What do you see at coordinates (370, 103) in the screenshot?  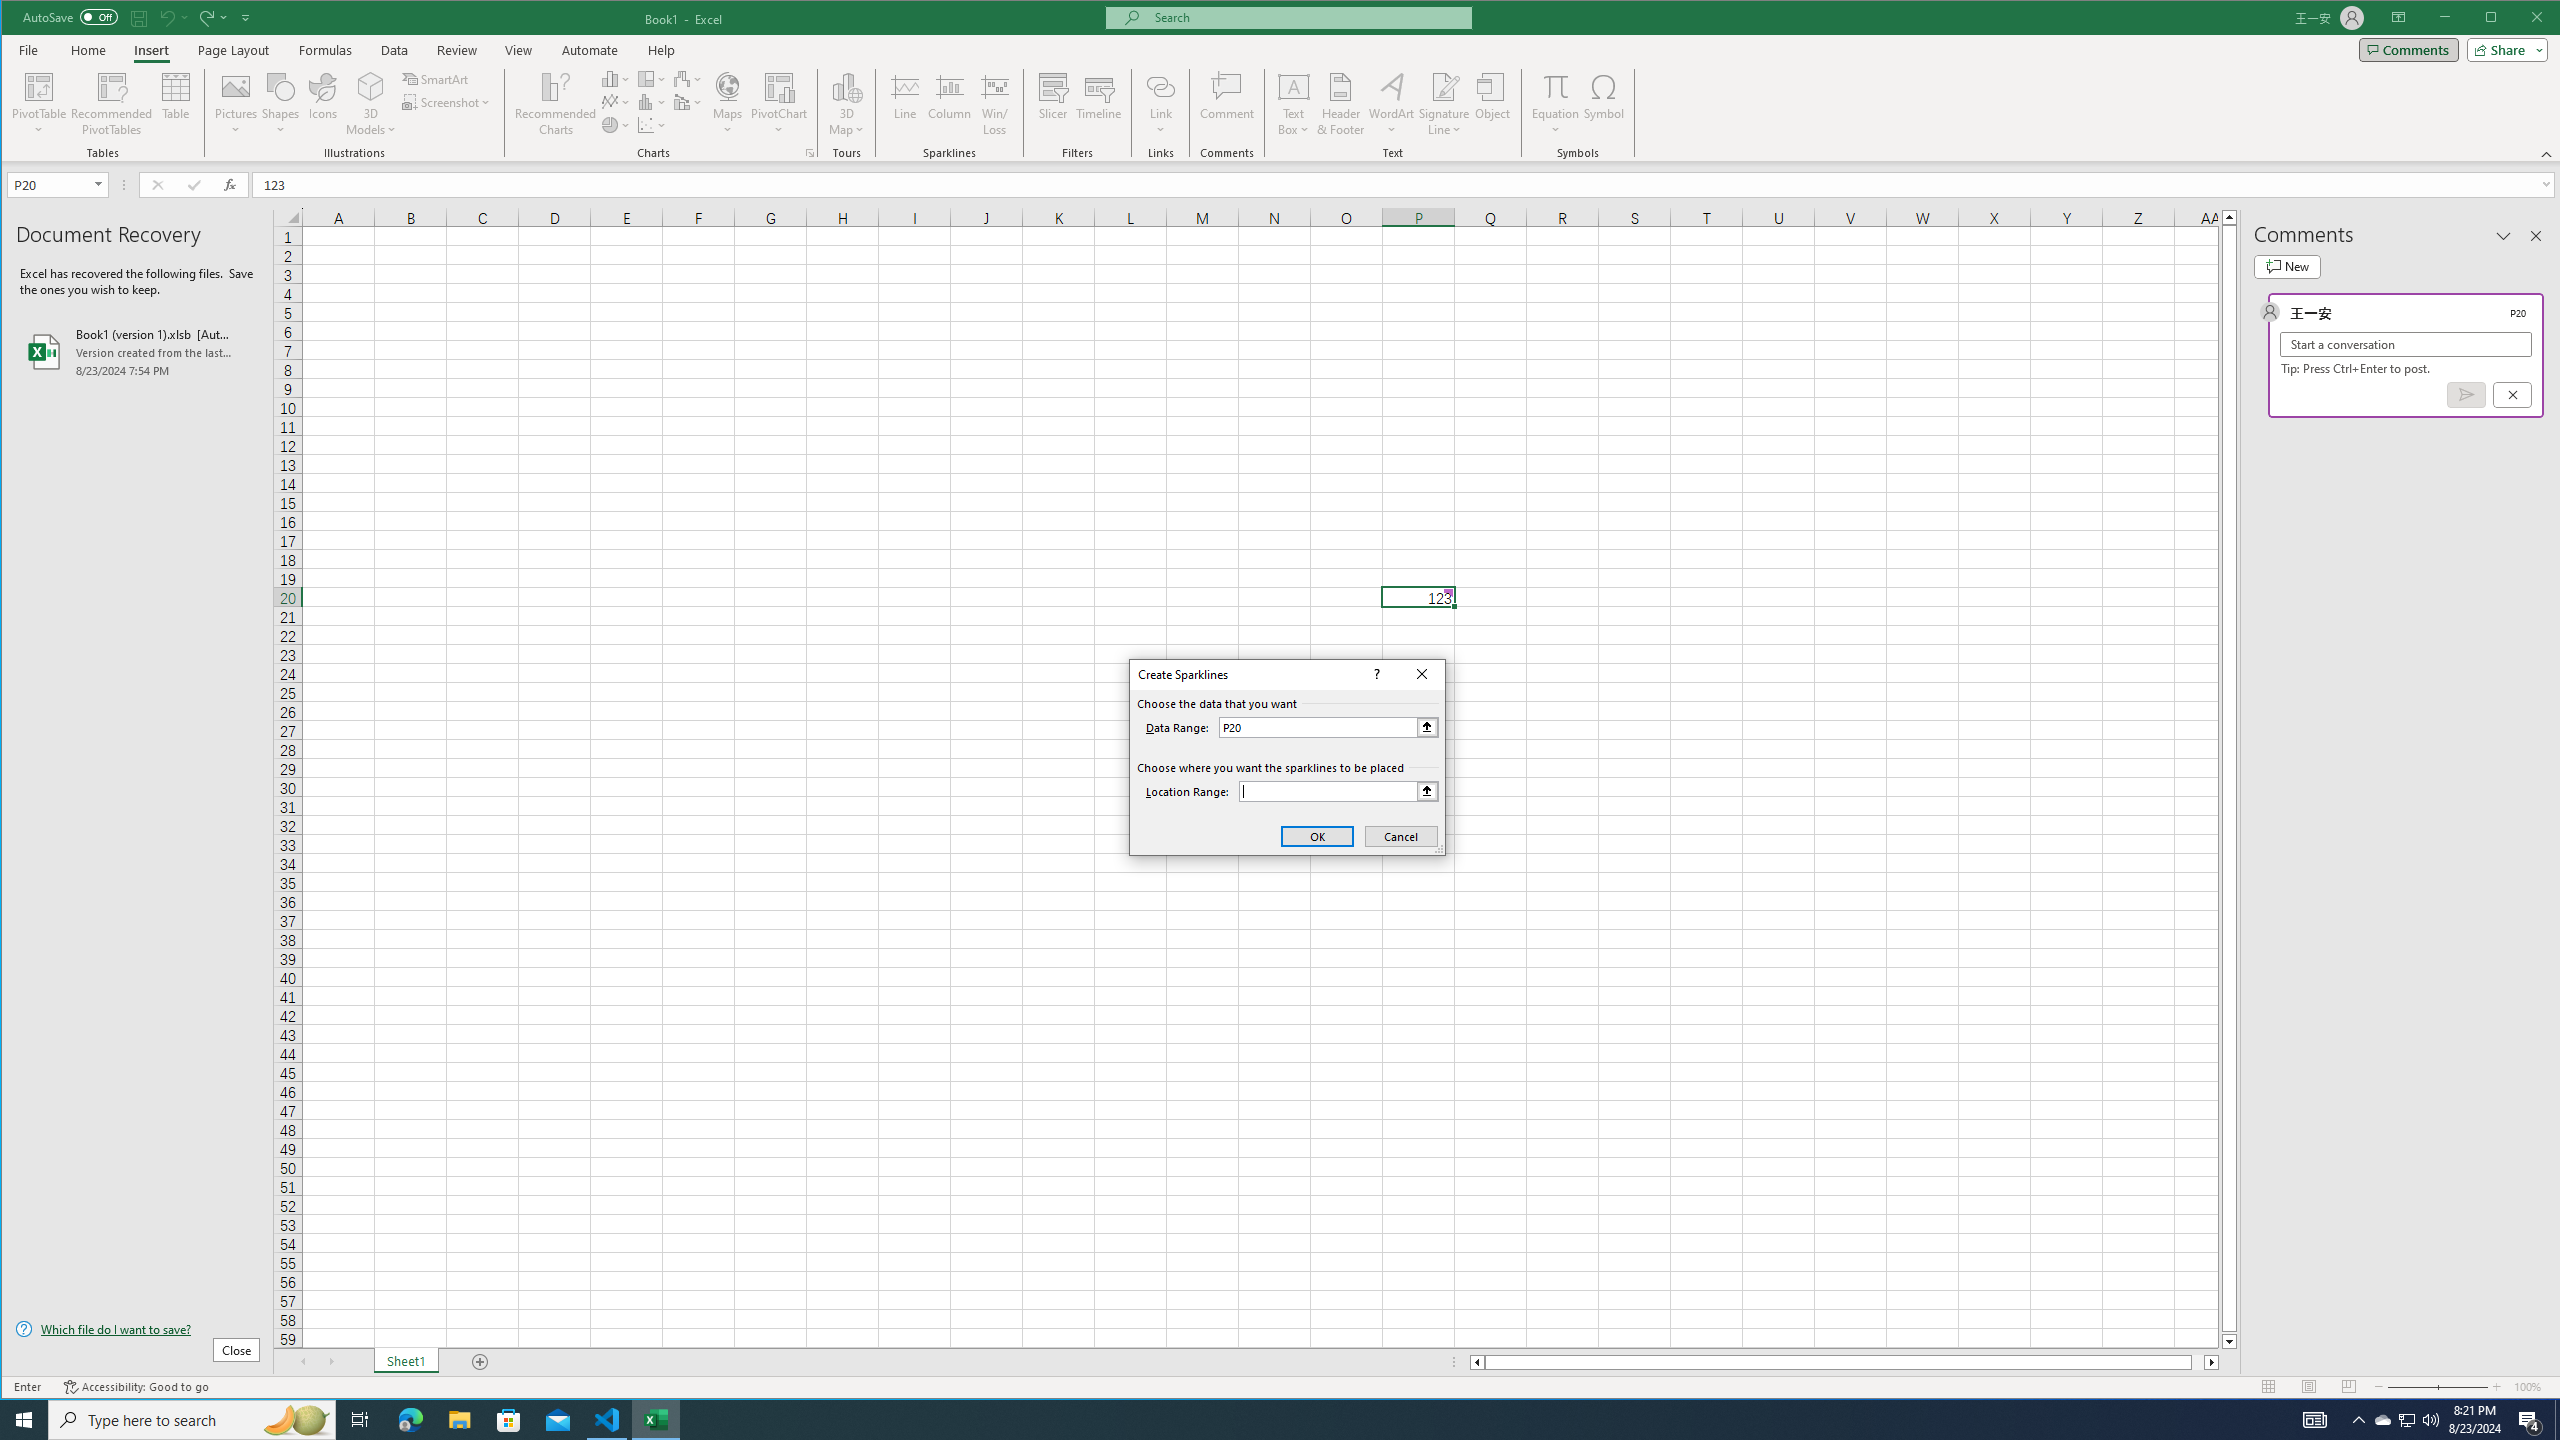 I see `'3D Models'` at bounding box center [370, 103].